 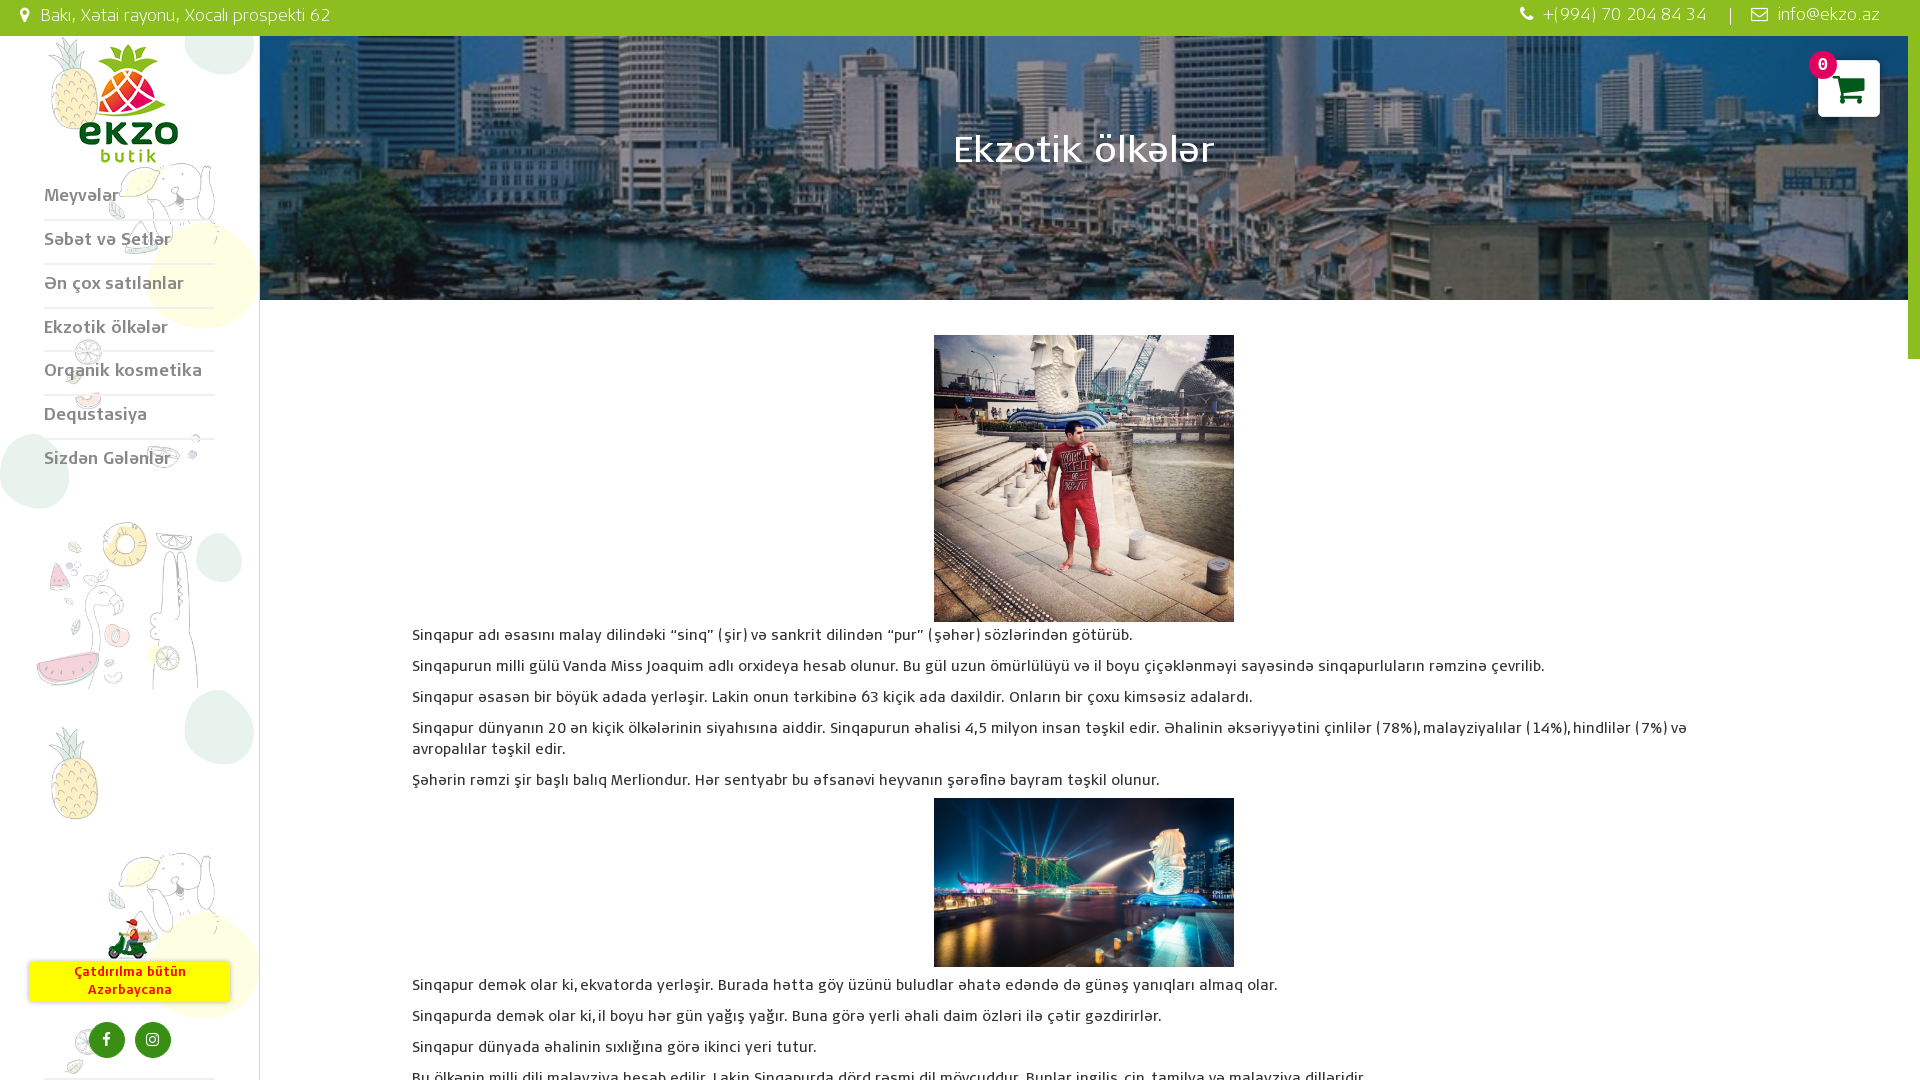 What do you see at coordinates (1728, 16) in the screenshot?
I see `'info@ekzo.az'` at bounding box center [1728, 16].